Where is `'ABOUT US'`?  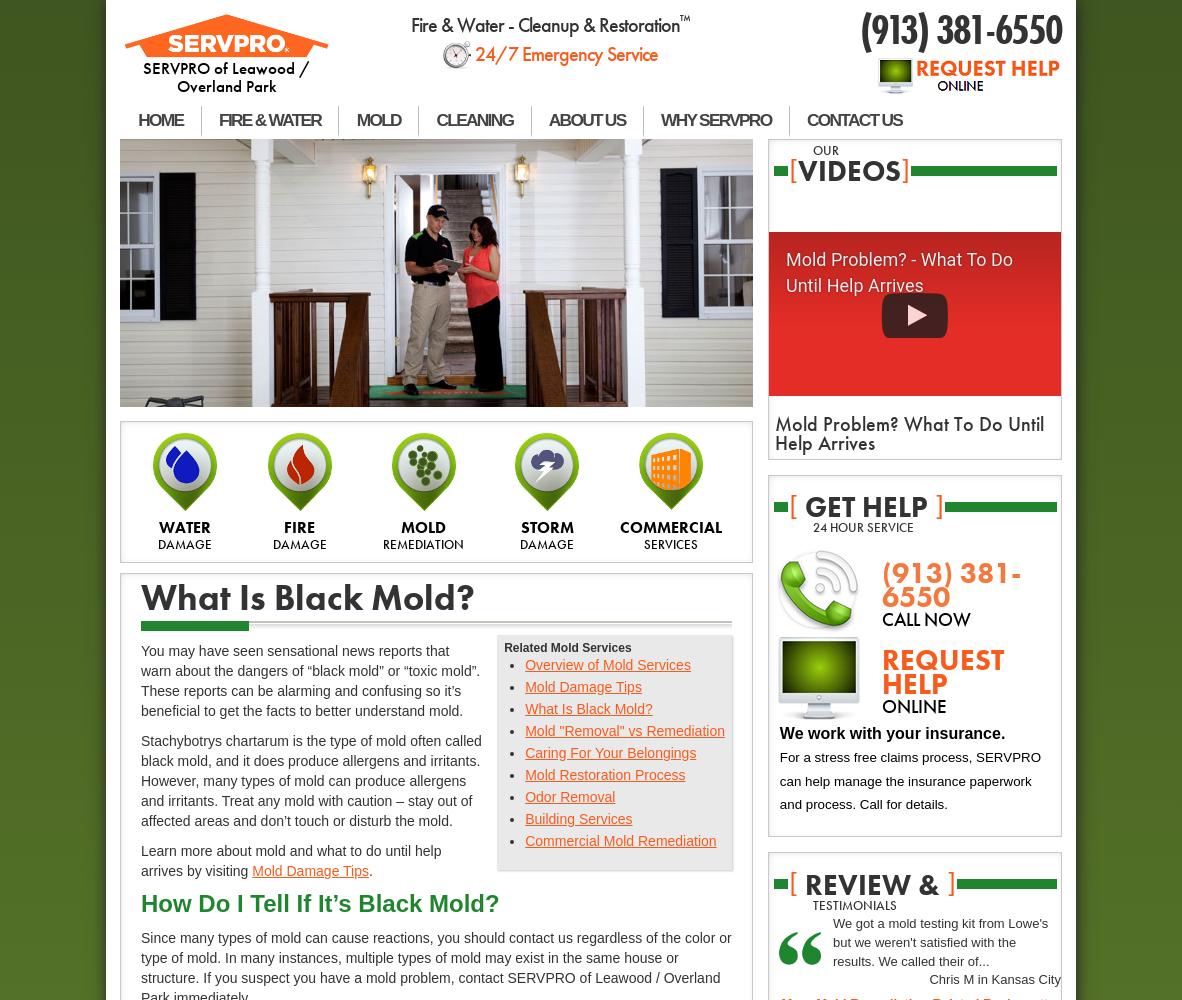 'ABOUT US' is located at coordinates (586, 119).